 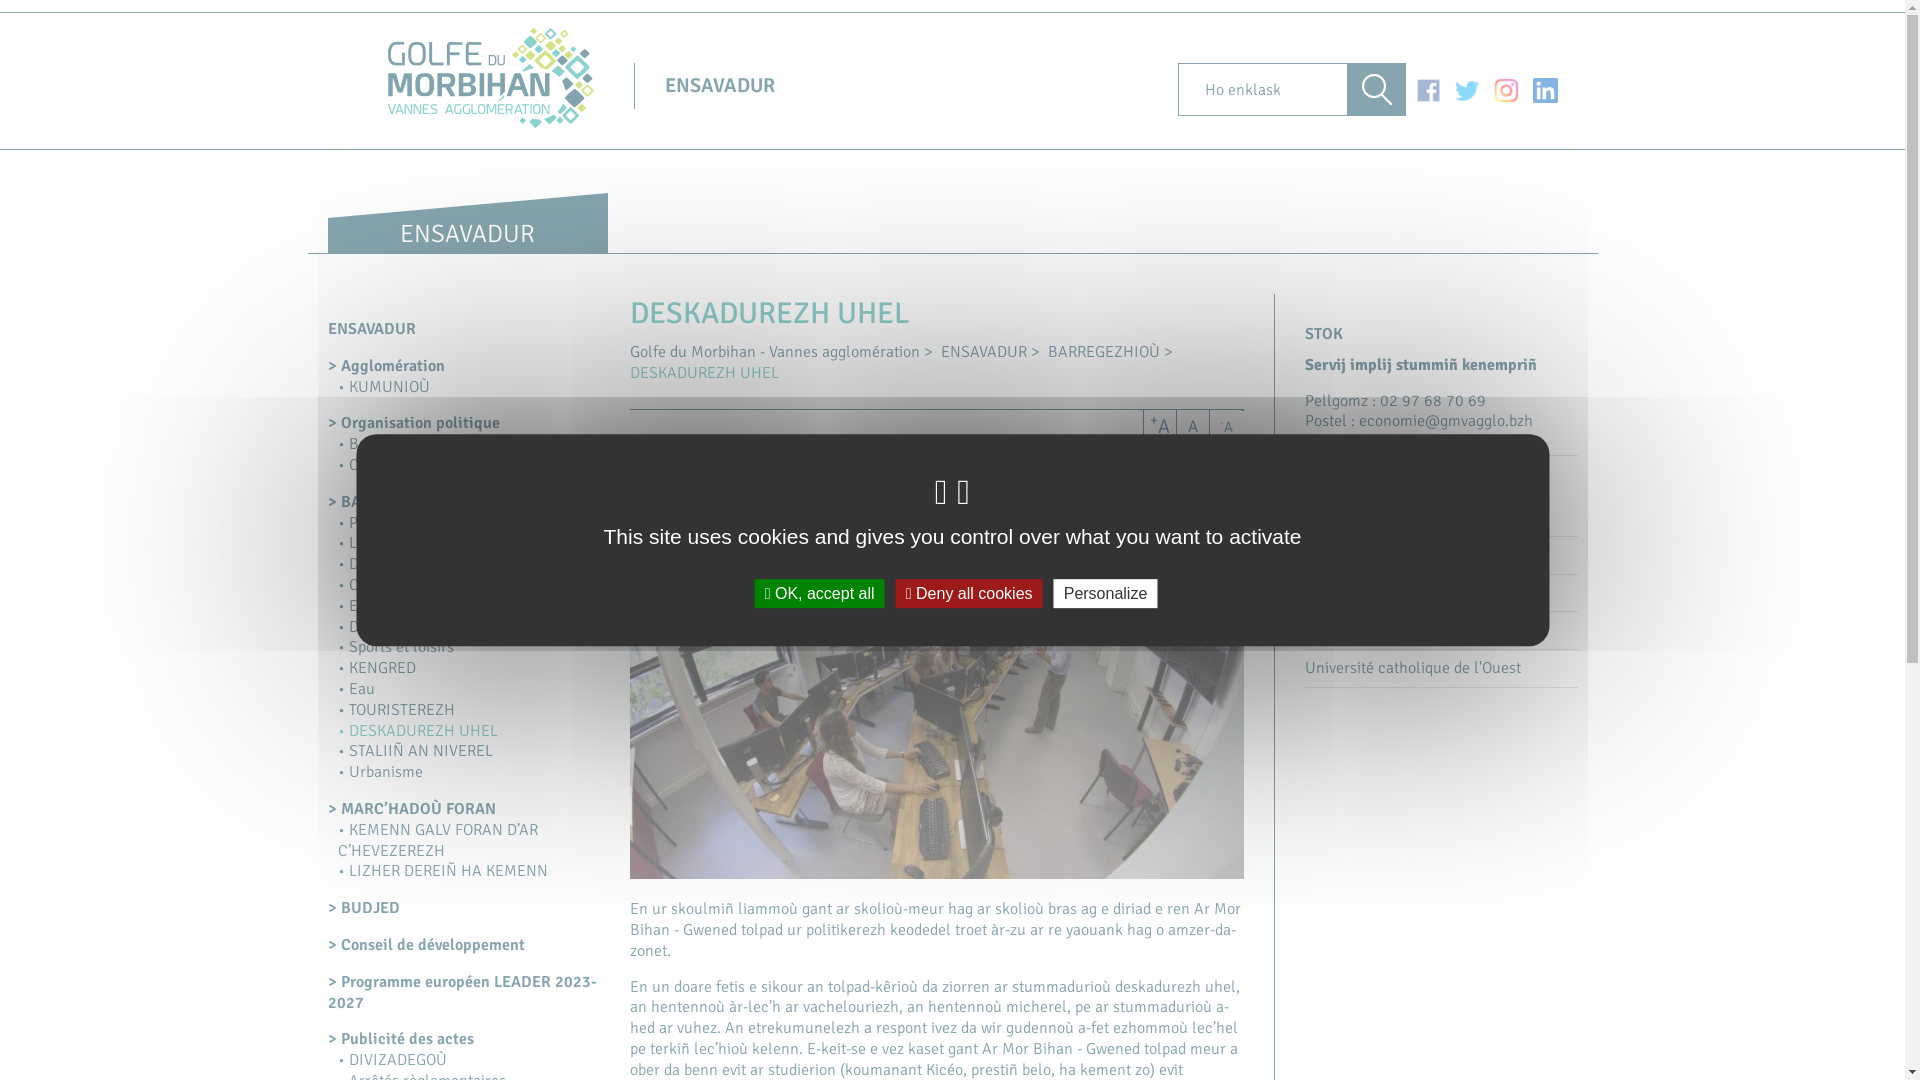 What do you see at coordinates (337, 647) in the screenshot?
I see `'Sports et loisirs'` at bounding box center [337, 647].